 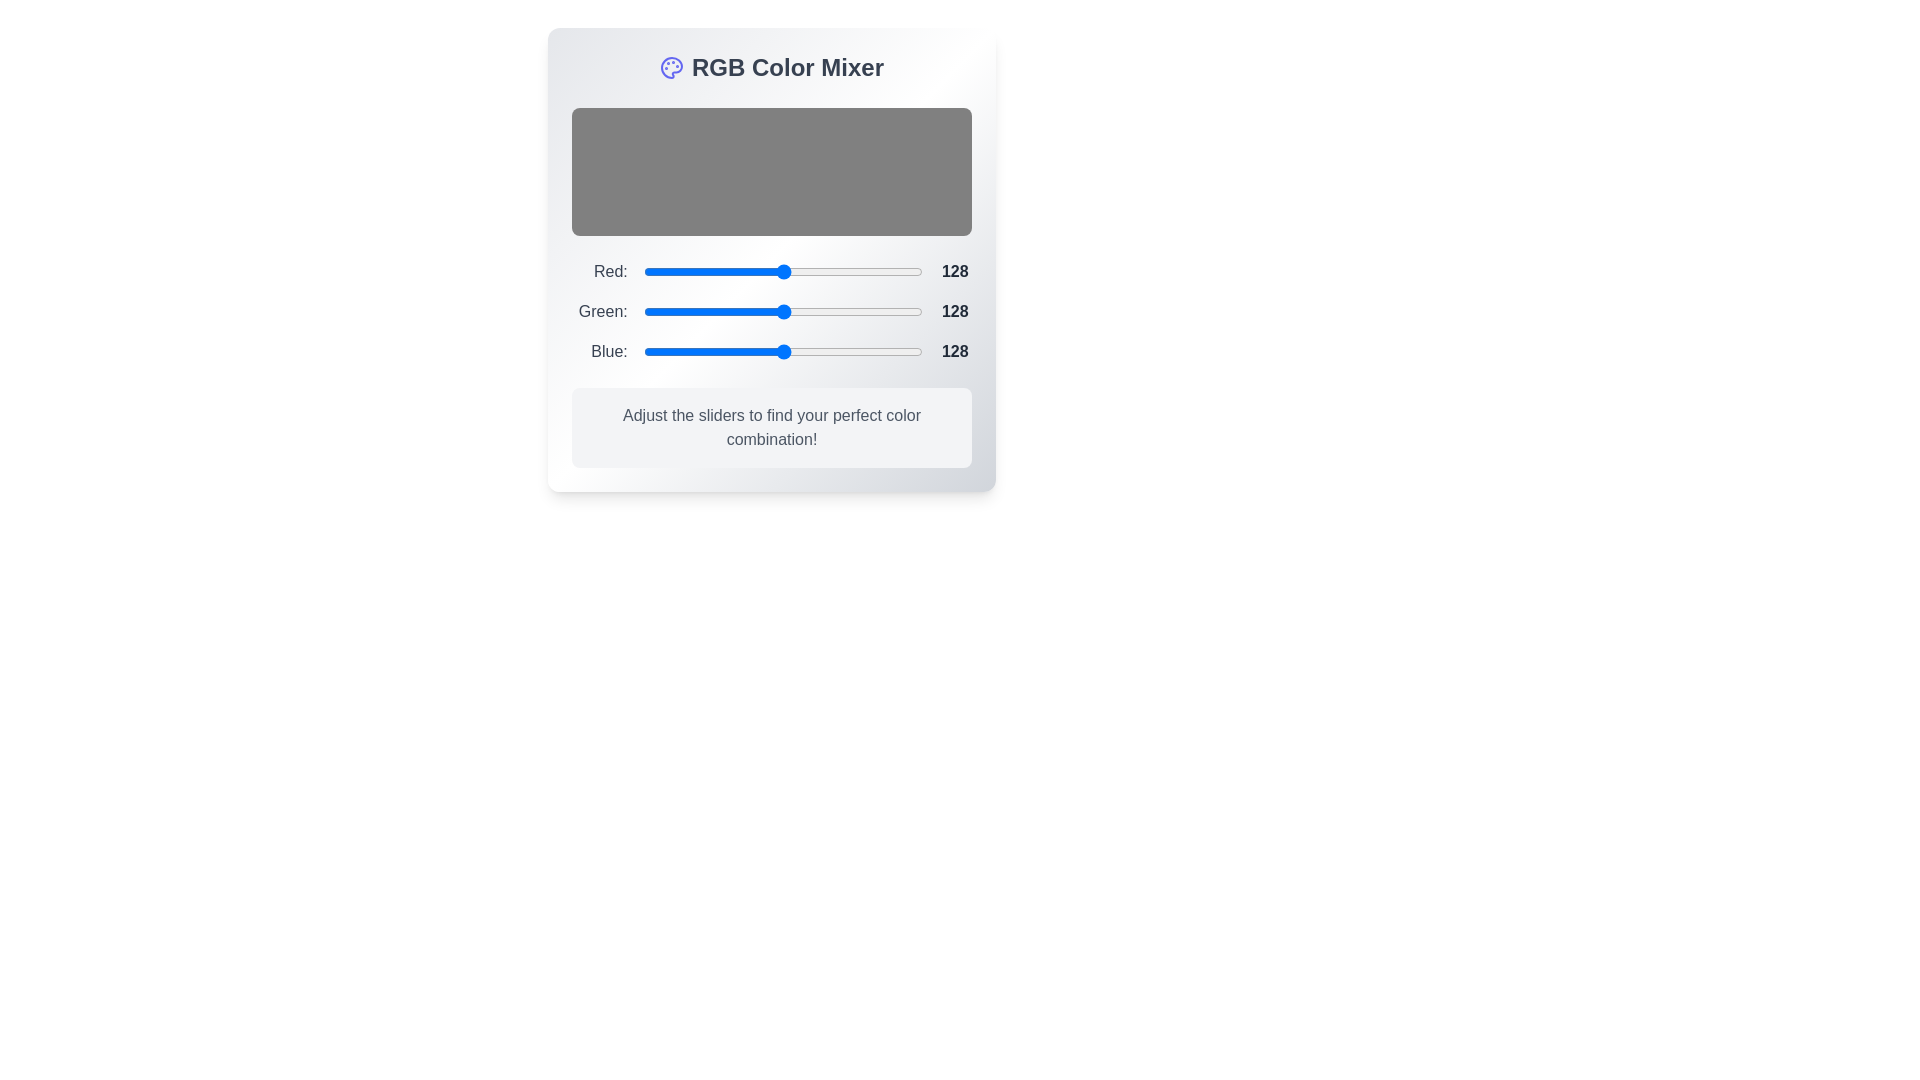 What do you see at coordinates (807, 312) in the screenshot?
I see `the 1 slider to a value of 44` at bounding box center [807, 312].